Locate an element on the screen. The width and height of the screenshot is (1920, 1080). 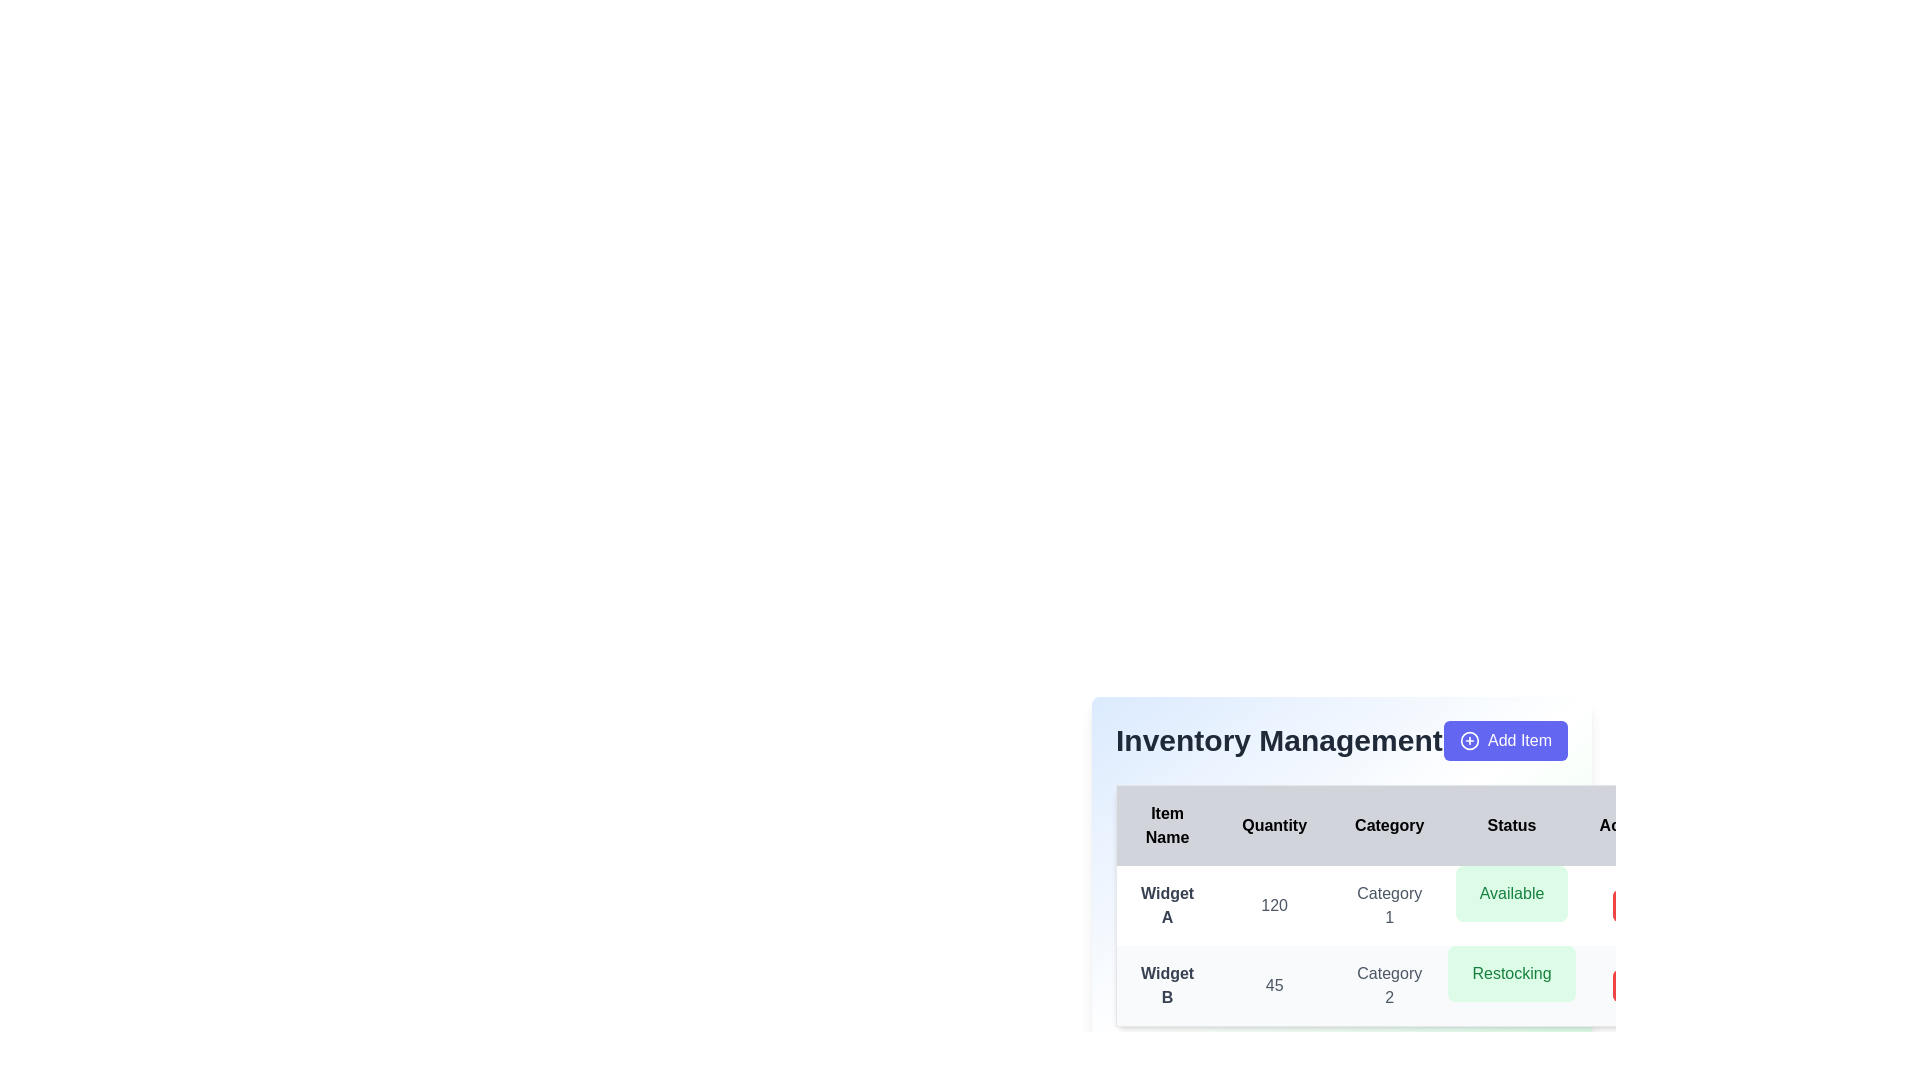
the table row summarizing inventory details for 'Widget B', which includes its quantity, category, and current status, located in the second row of the 'Inventory Management' table is located at coordinates (1398, 985).